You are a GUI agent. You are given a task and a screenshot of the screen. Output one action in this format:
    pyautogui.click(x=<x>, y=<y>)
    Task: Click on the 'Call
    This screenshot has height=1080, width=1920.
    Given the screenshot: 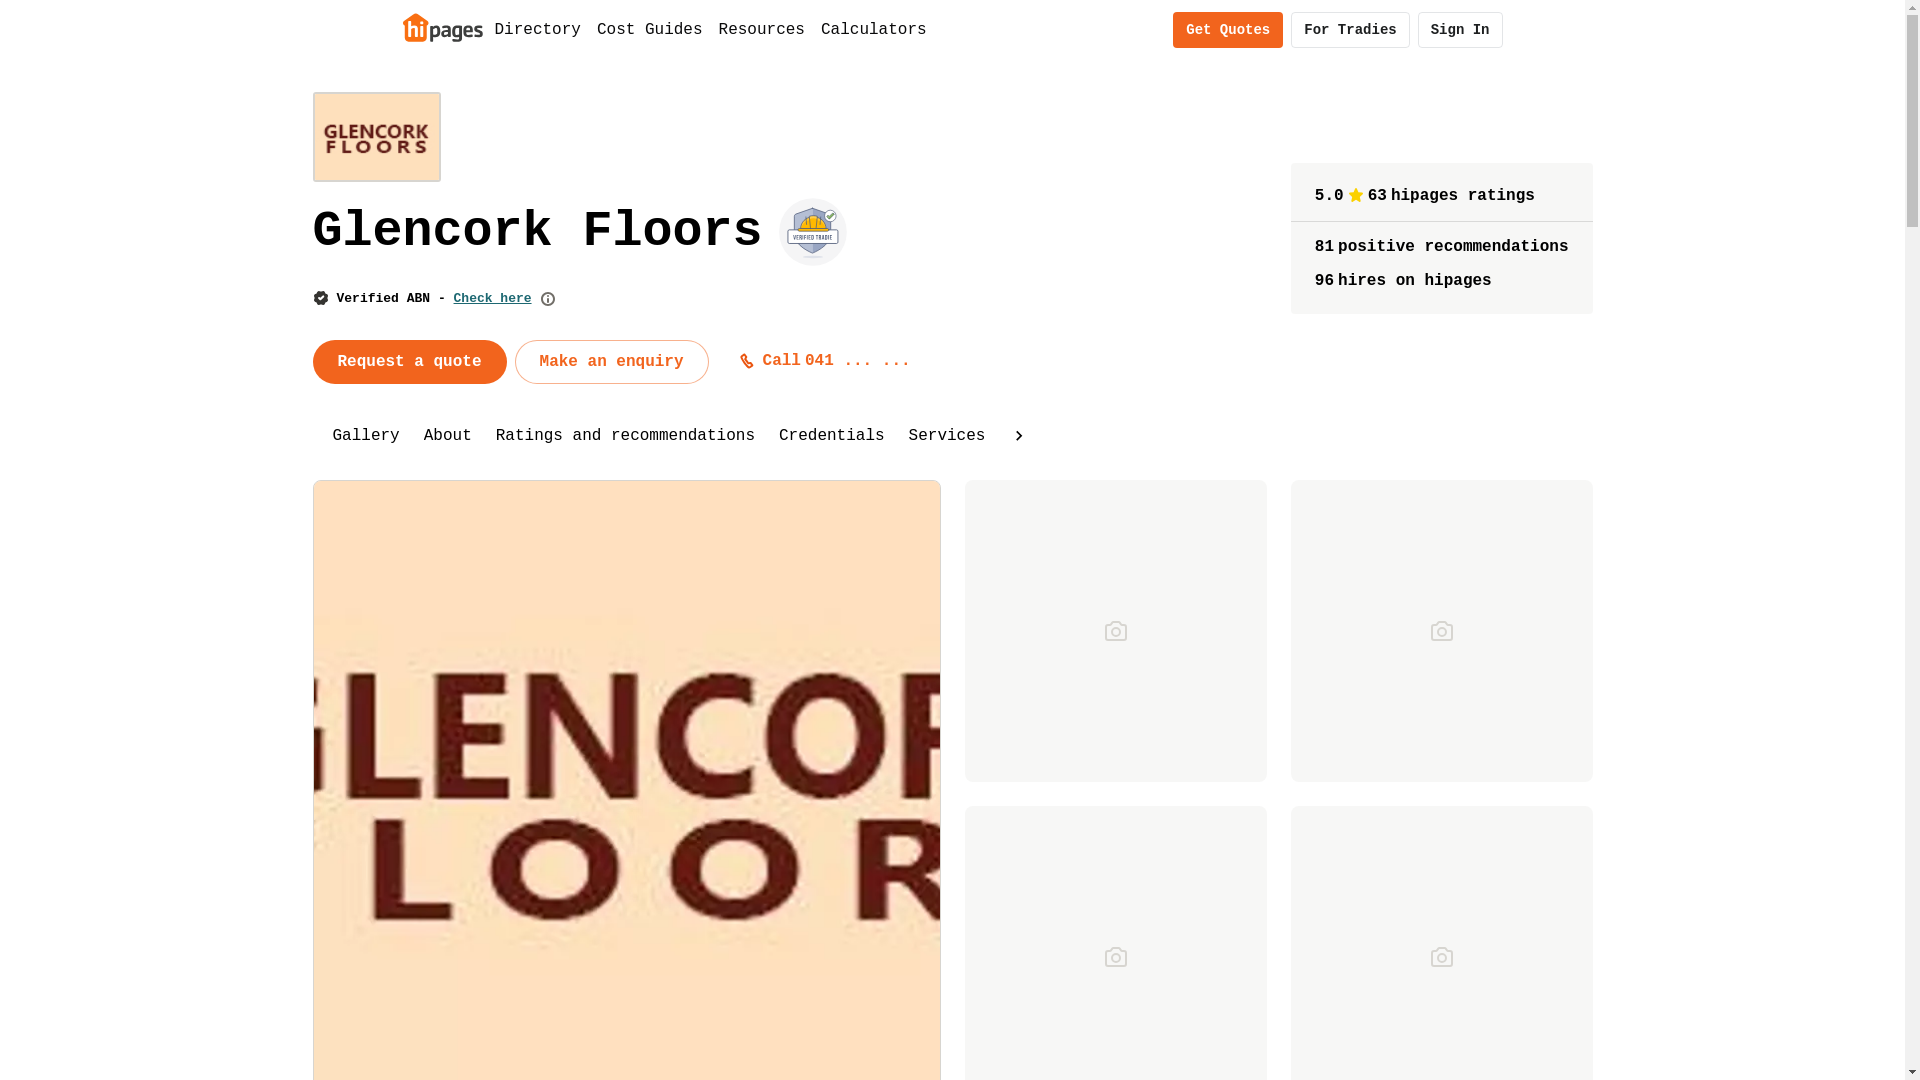 What is the action you would take?
    pyautogui.click(x=830, y=361)
    